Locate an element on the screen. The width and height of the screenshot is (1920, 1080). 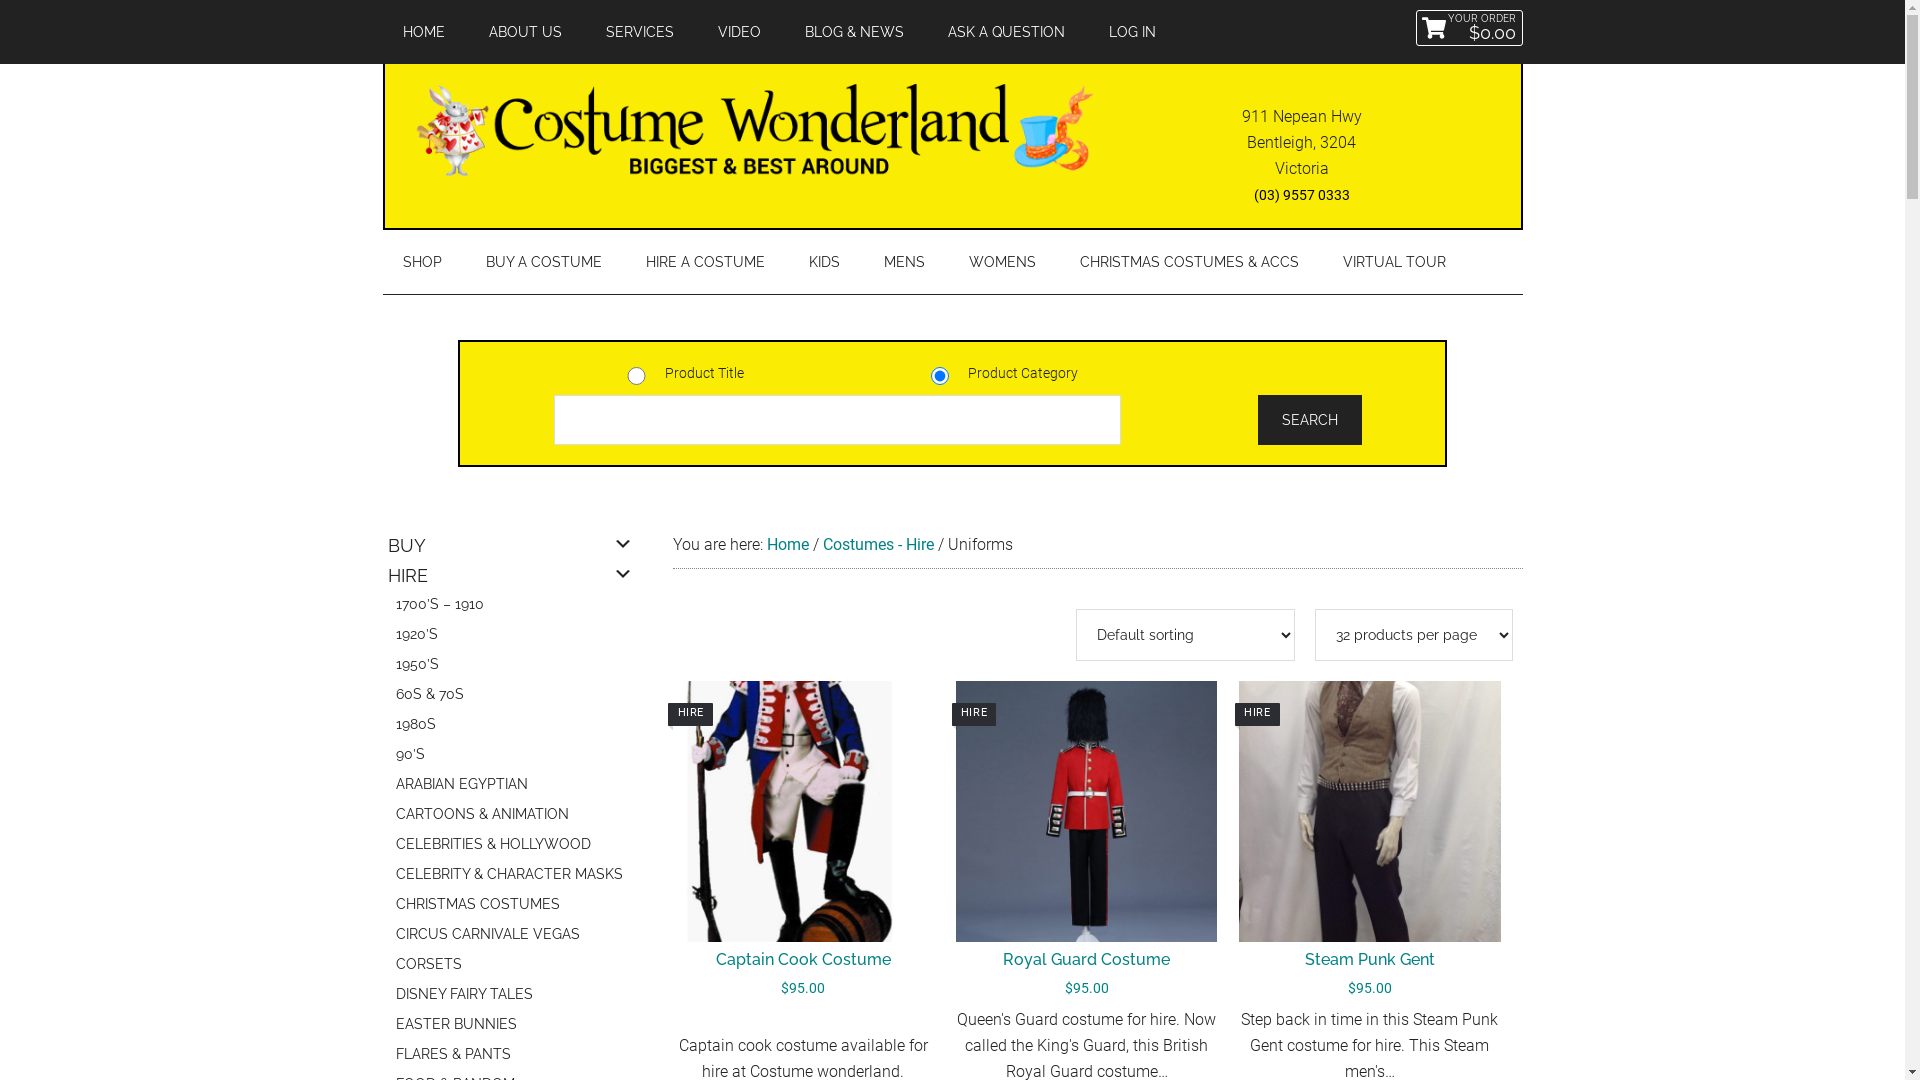
'CELEBRITIES & HOLLYWOOD' is located at coordinates (509, 847).